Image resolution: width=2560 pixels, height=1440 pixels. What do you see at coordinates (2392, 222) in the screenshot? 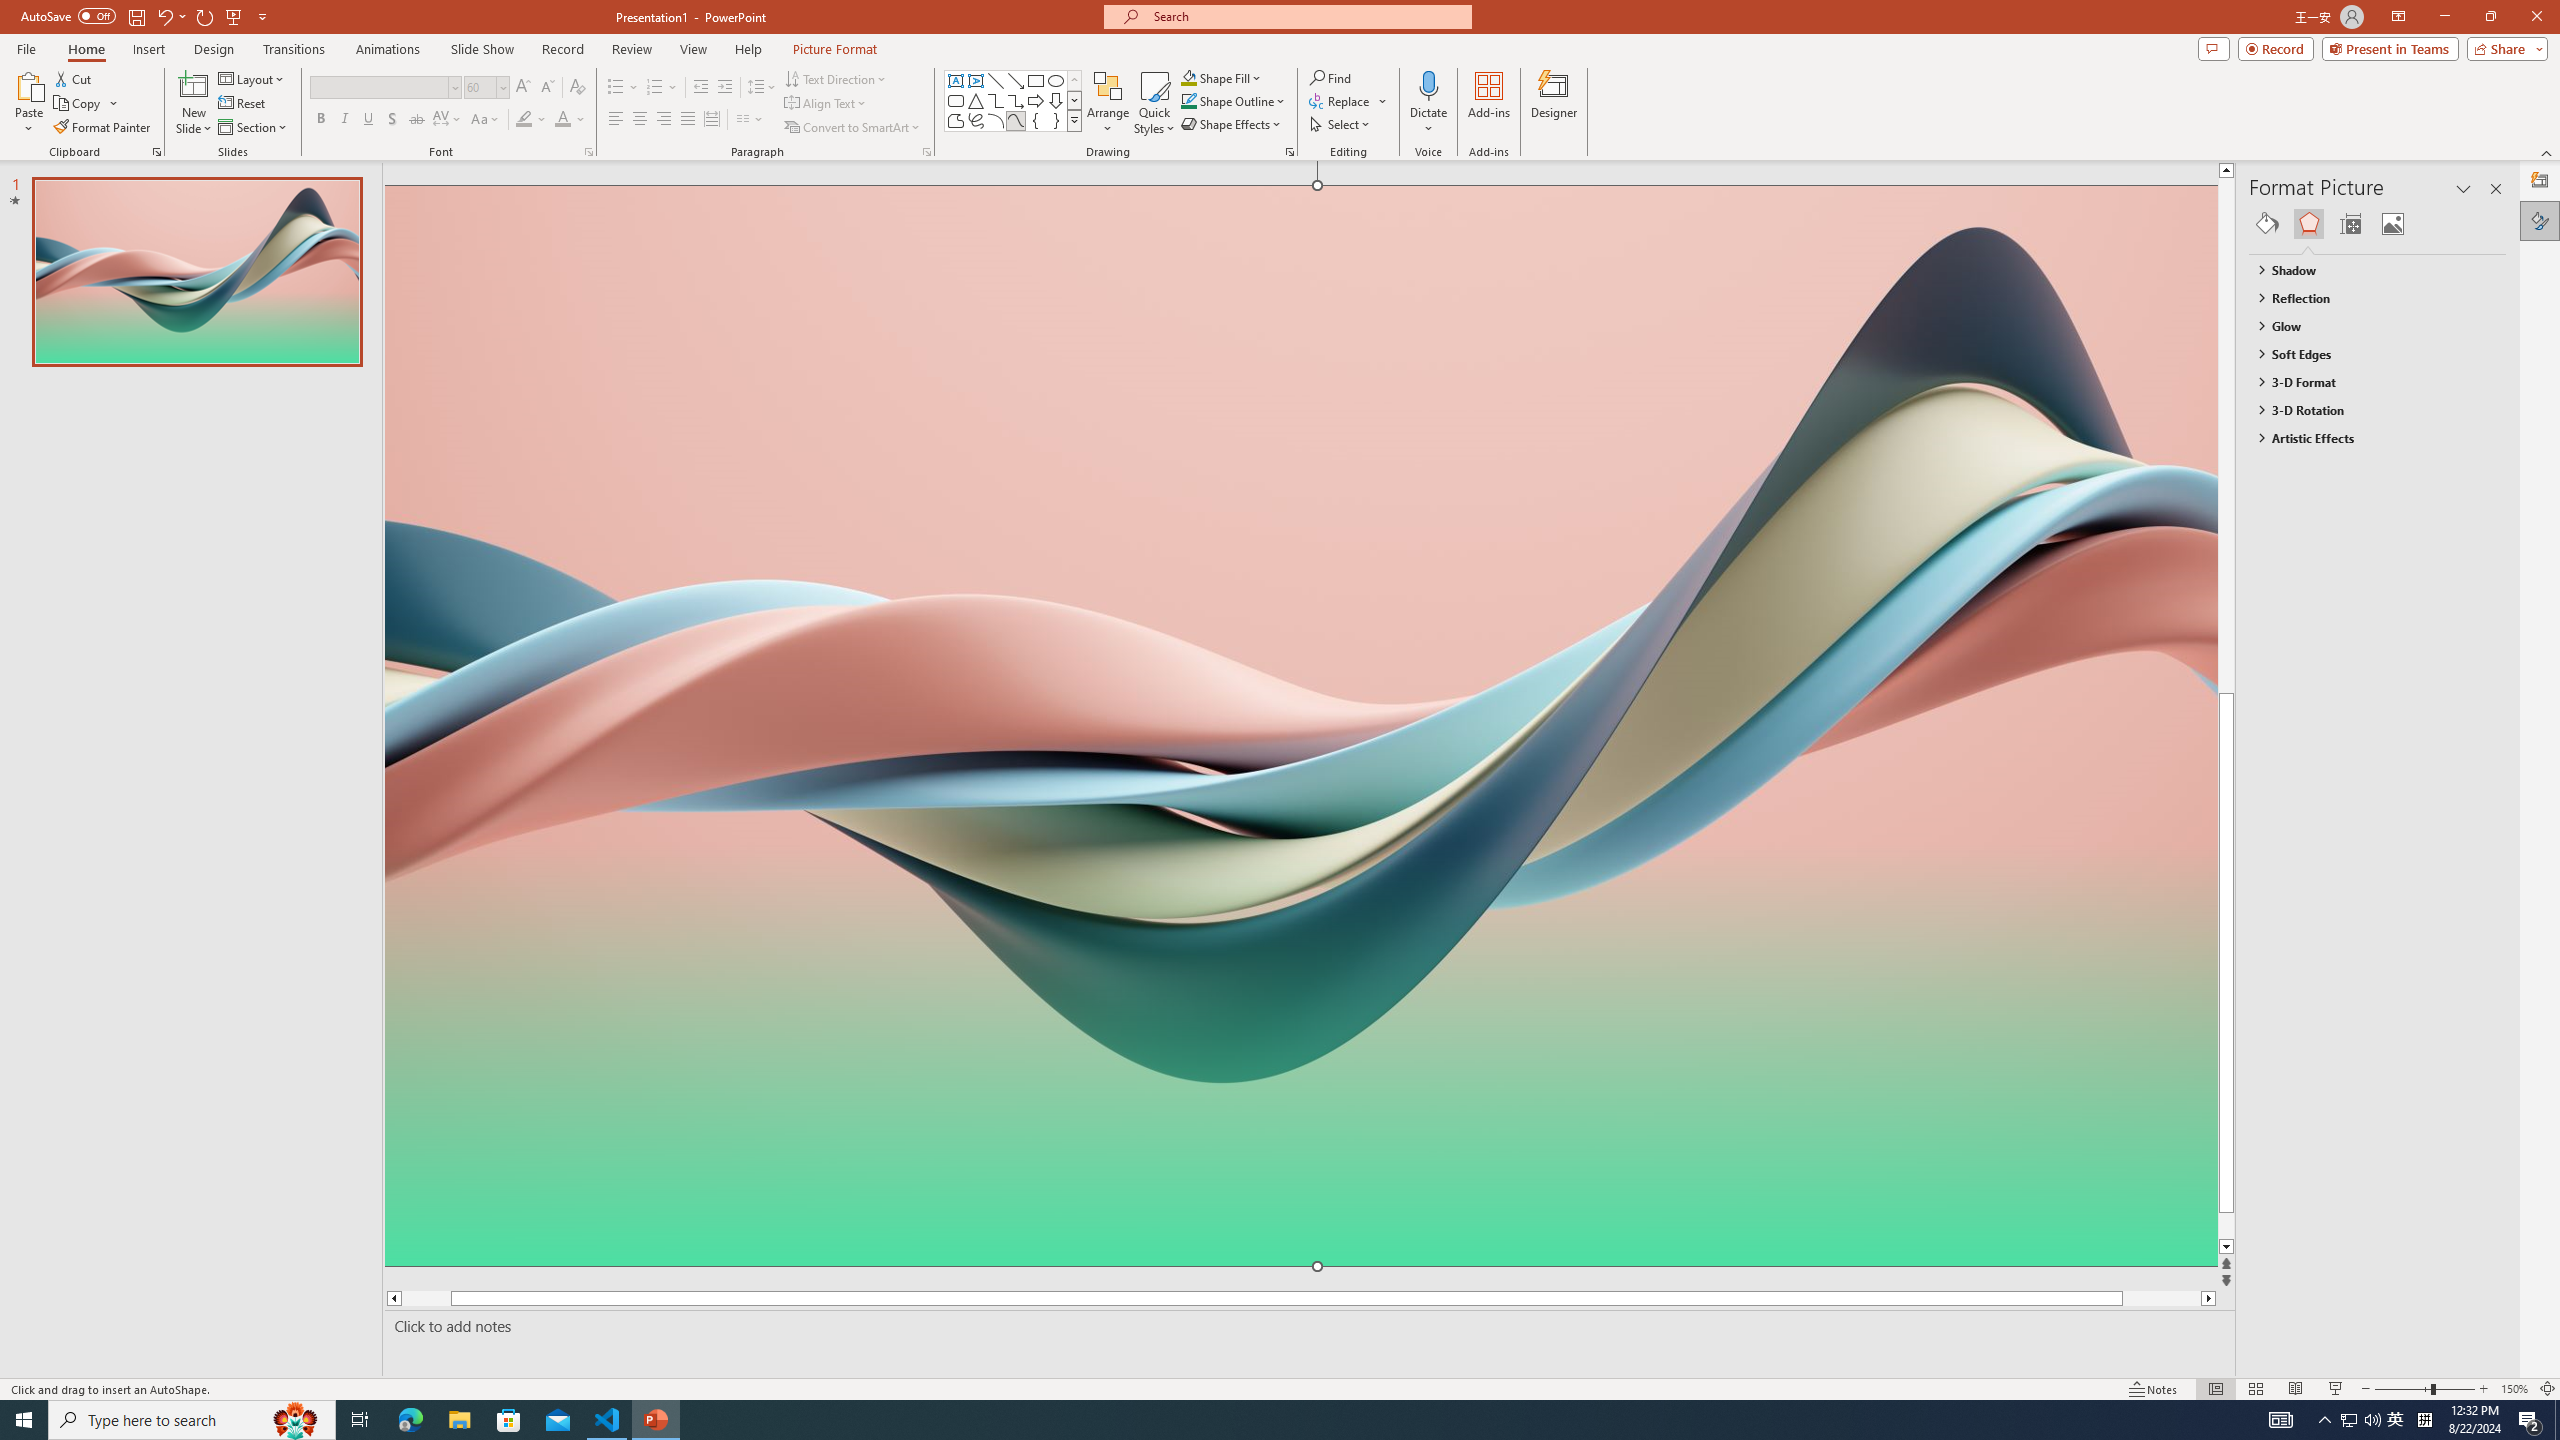
I see `'Picture'` at bounding box center [2392, 222].